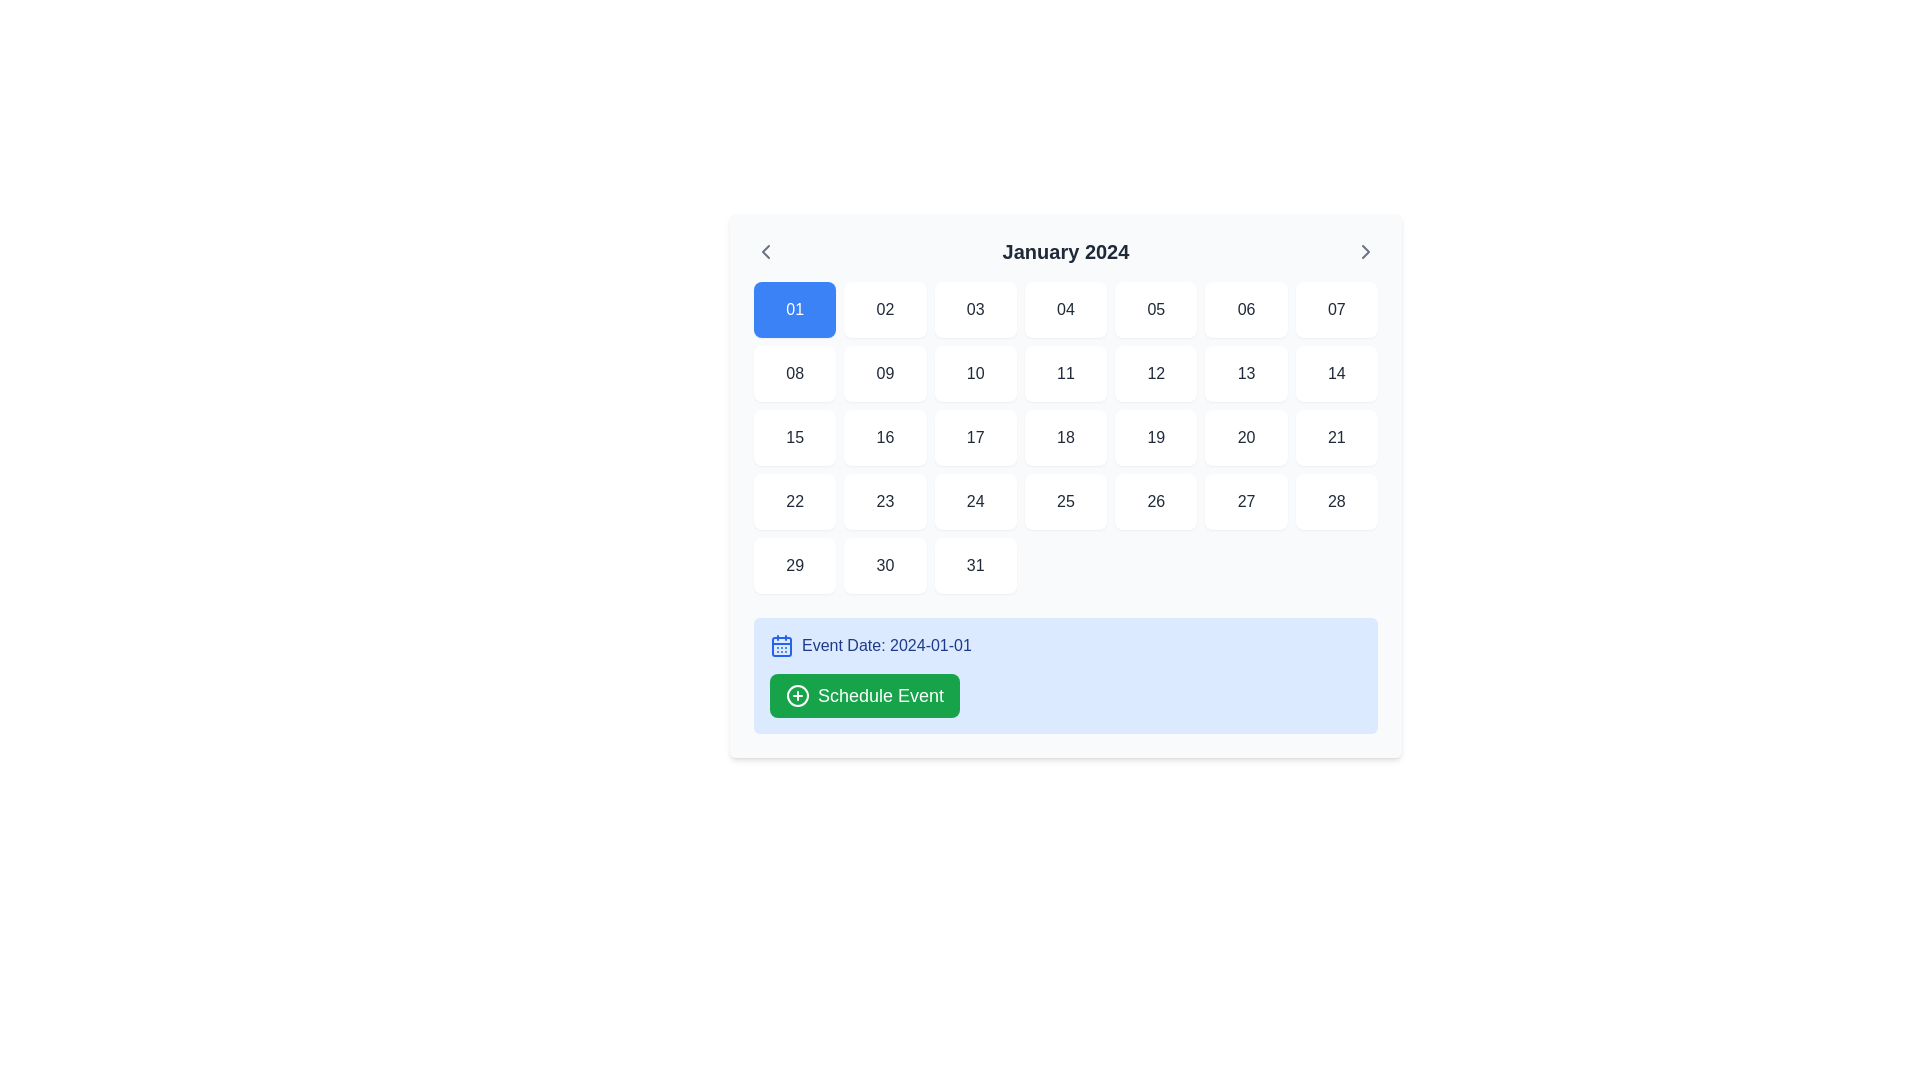  What do you see at coordinates (1064, 437) in the screenshot?
I see `the rectangular button with rounded corners labeled '18'` at bounding box center [1064, 437].